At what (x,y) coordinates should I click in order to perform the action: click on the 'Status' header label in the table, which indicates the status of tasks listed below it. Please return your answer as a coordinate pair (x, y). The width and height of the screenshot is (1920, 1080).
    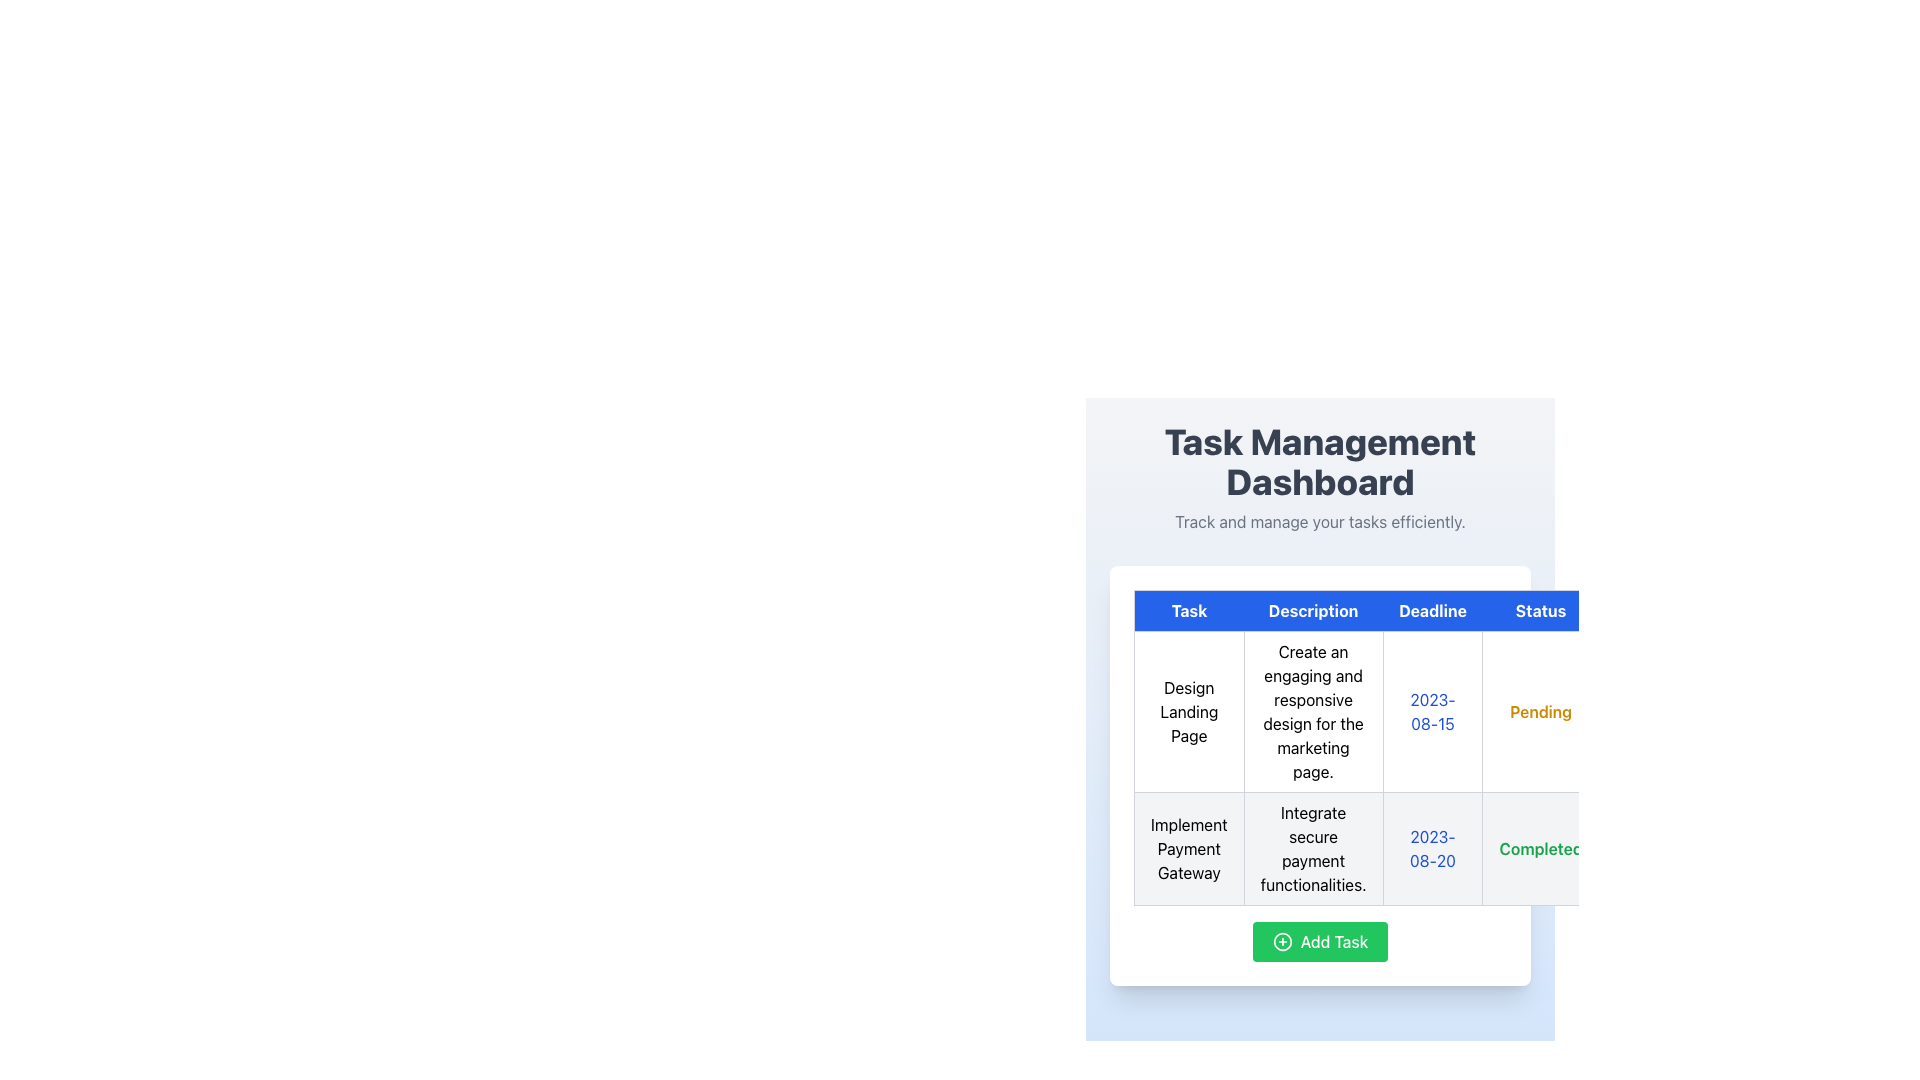
    Looking at the image, I should click on (1540, 609).